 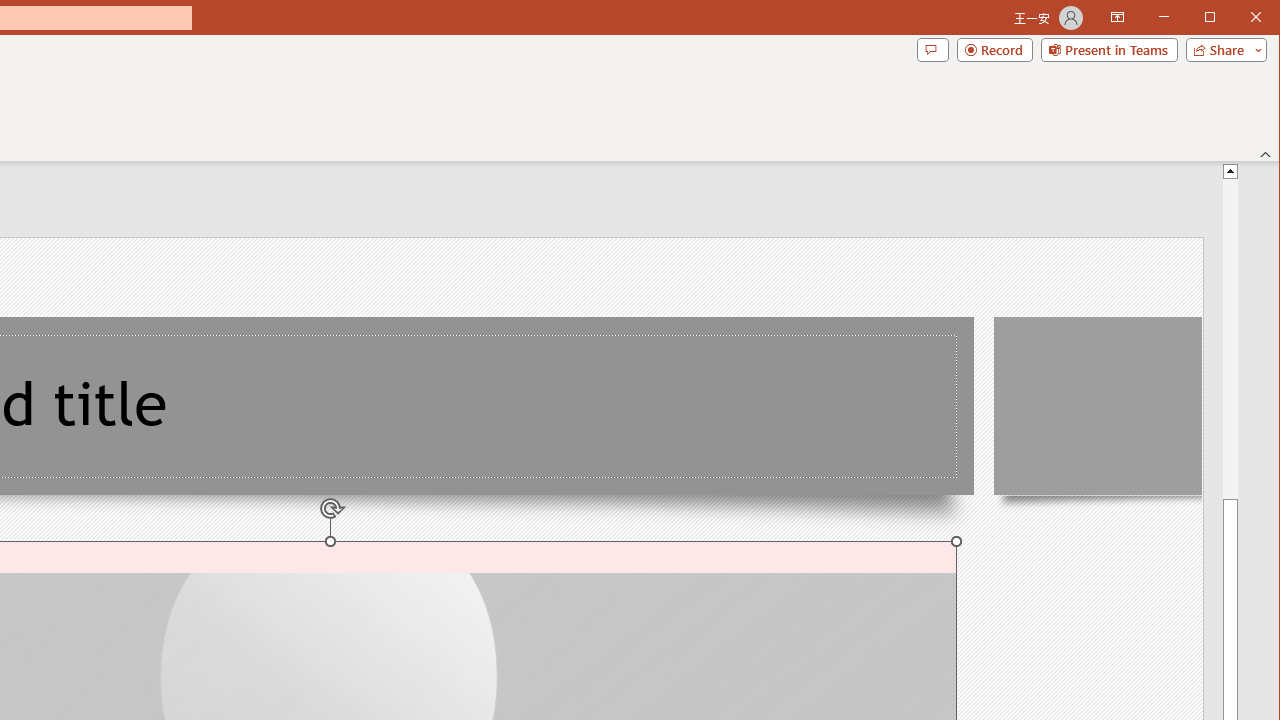 I want to click on 'Share', so click(x=1221, y=49).